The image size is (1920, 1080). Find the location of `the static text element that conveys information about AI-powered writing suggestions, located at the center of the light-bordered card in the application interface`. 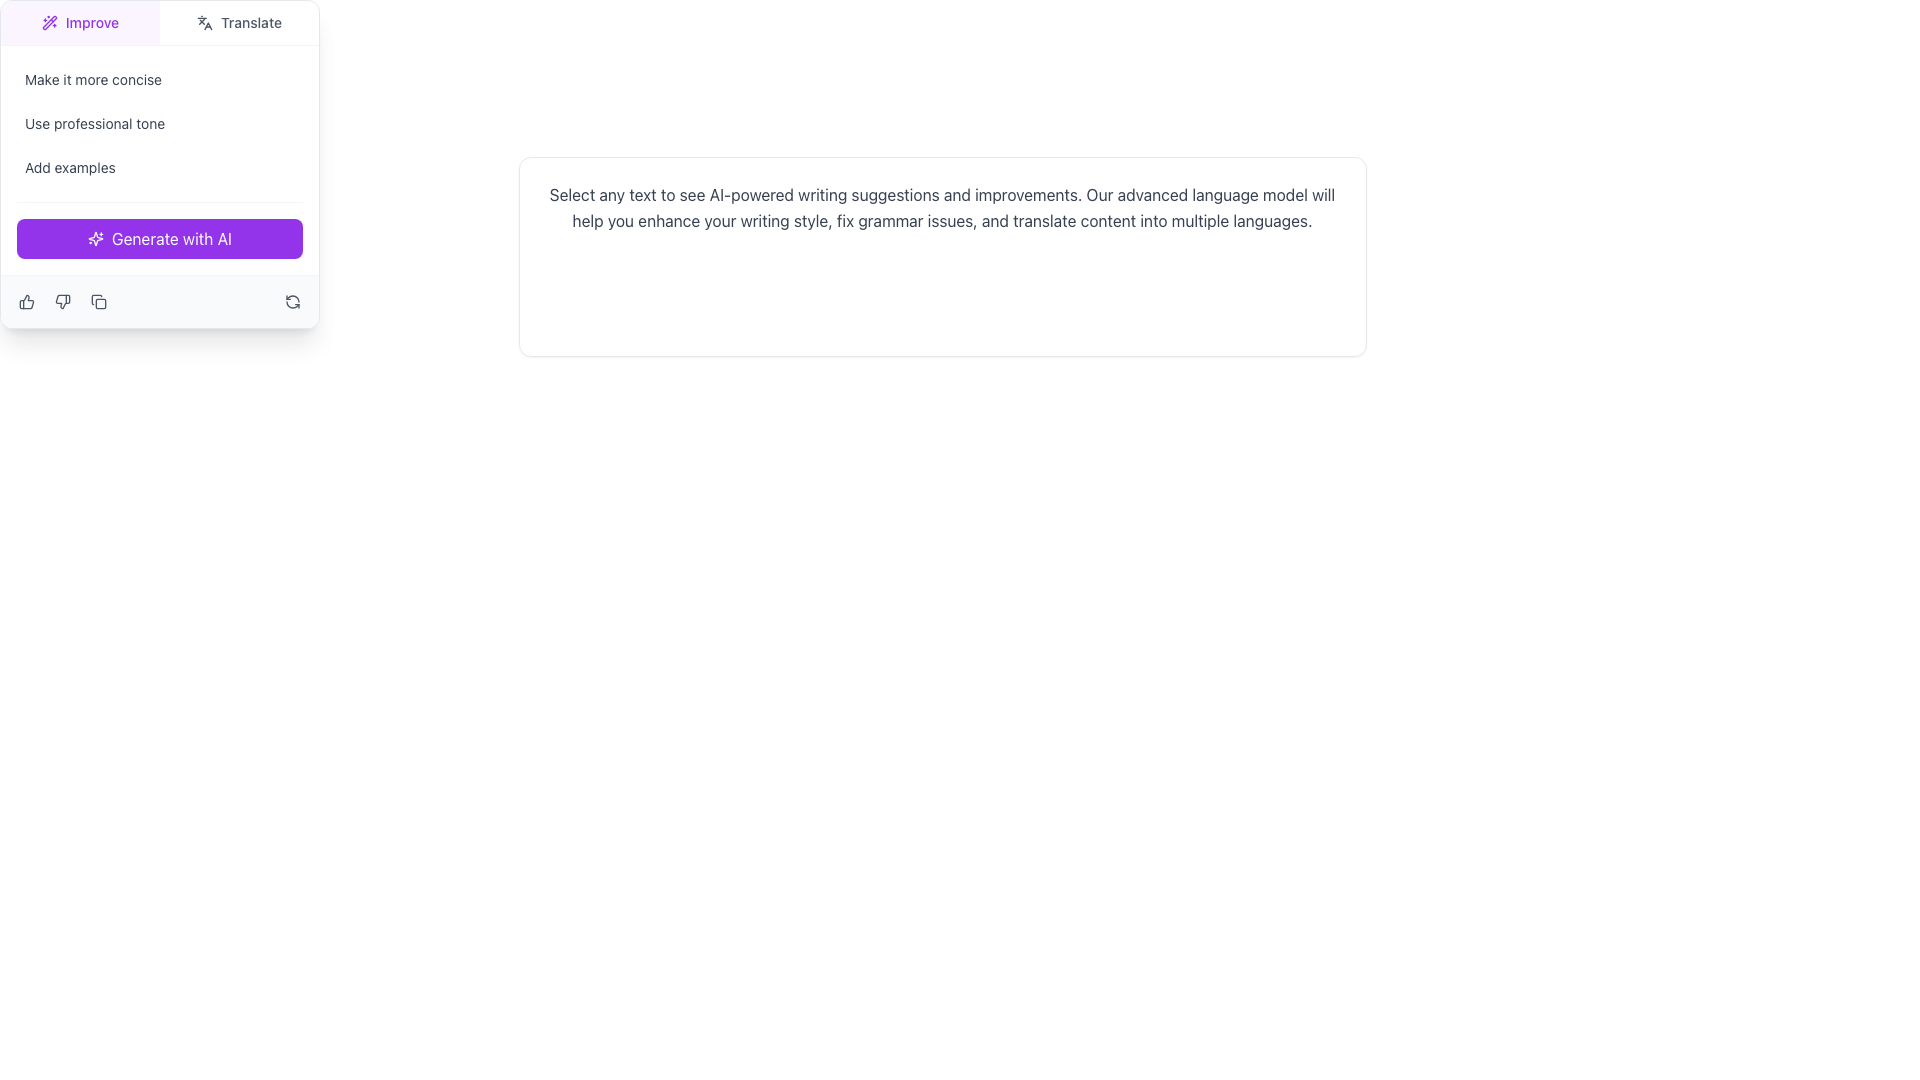

the static text element that conveys information about AI-powered writing suggestions, located at the center of the light-bordered card in the application interface is located at coordinates (941, 208).